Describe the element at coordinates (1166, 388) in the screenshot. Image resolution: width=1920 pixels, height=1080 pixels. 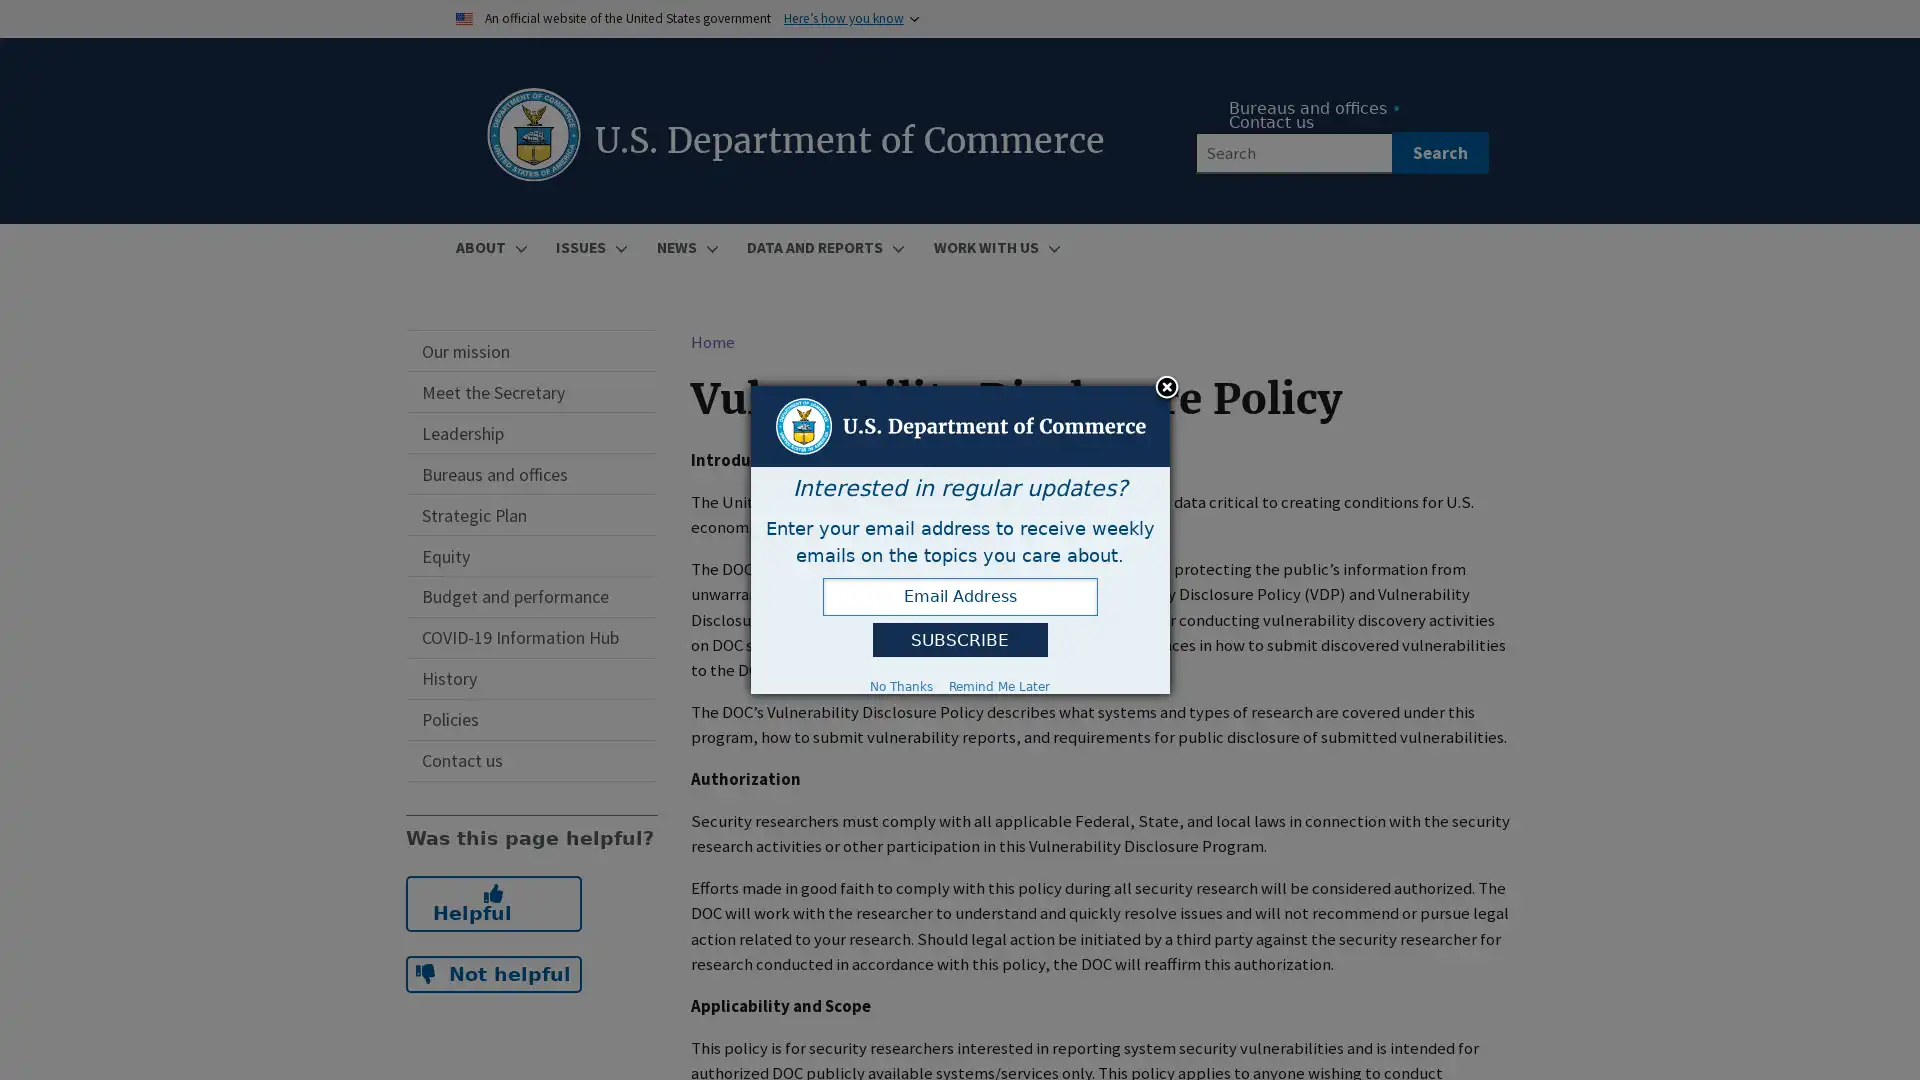
I see `Close subscription dialog` at that location.